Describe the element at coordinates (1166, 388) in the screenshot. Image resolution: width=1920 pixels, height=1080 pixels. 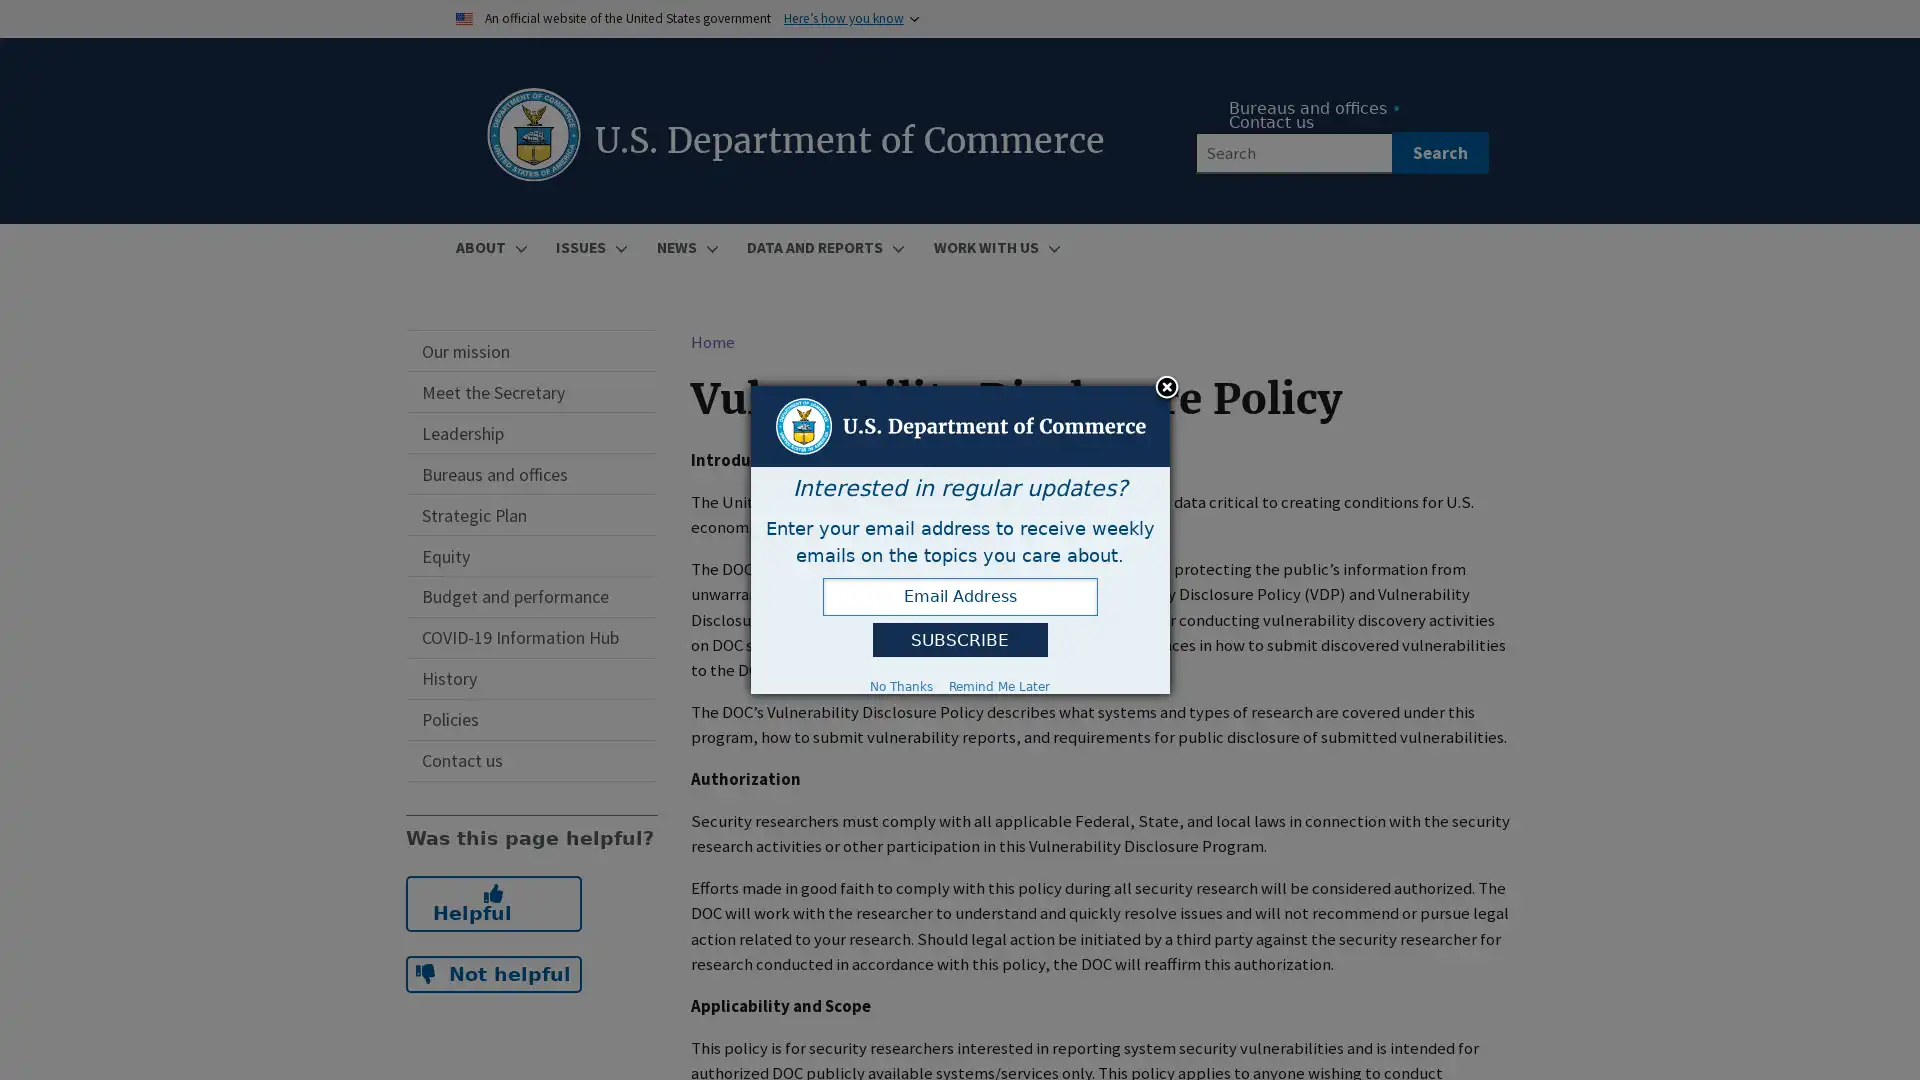
I see `Close subscription dialog` at that location.